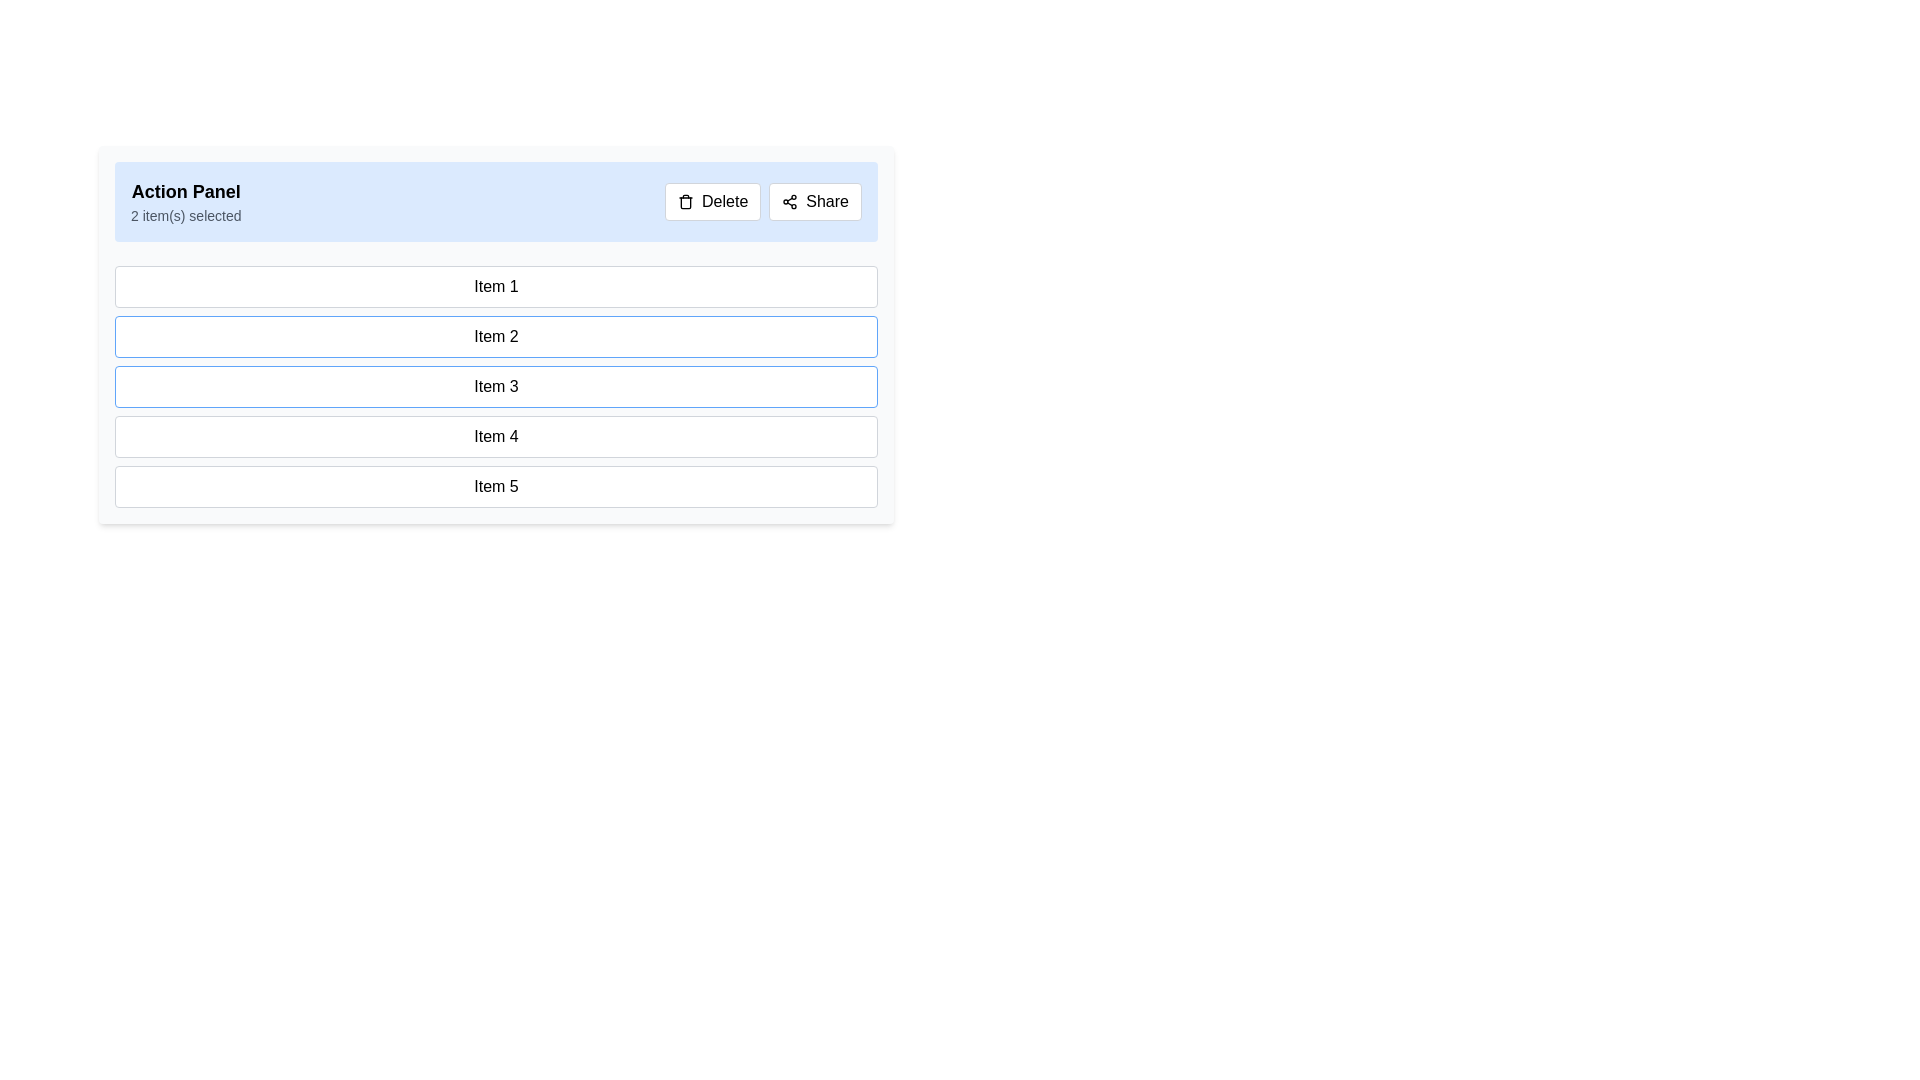 The width and height of the screenshot is (1920, 1080). I want to click on the 'Action Panel' header text, which is displayed in bold and larger font size on a light blue background, located at the top of the section, so click(186, 192).